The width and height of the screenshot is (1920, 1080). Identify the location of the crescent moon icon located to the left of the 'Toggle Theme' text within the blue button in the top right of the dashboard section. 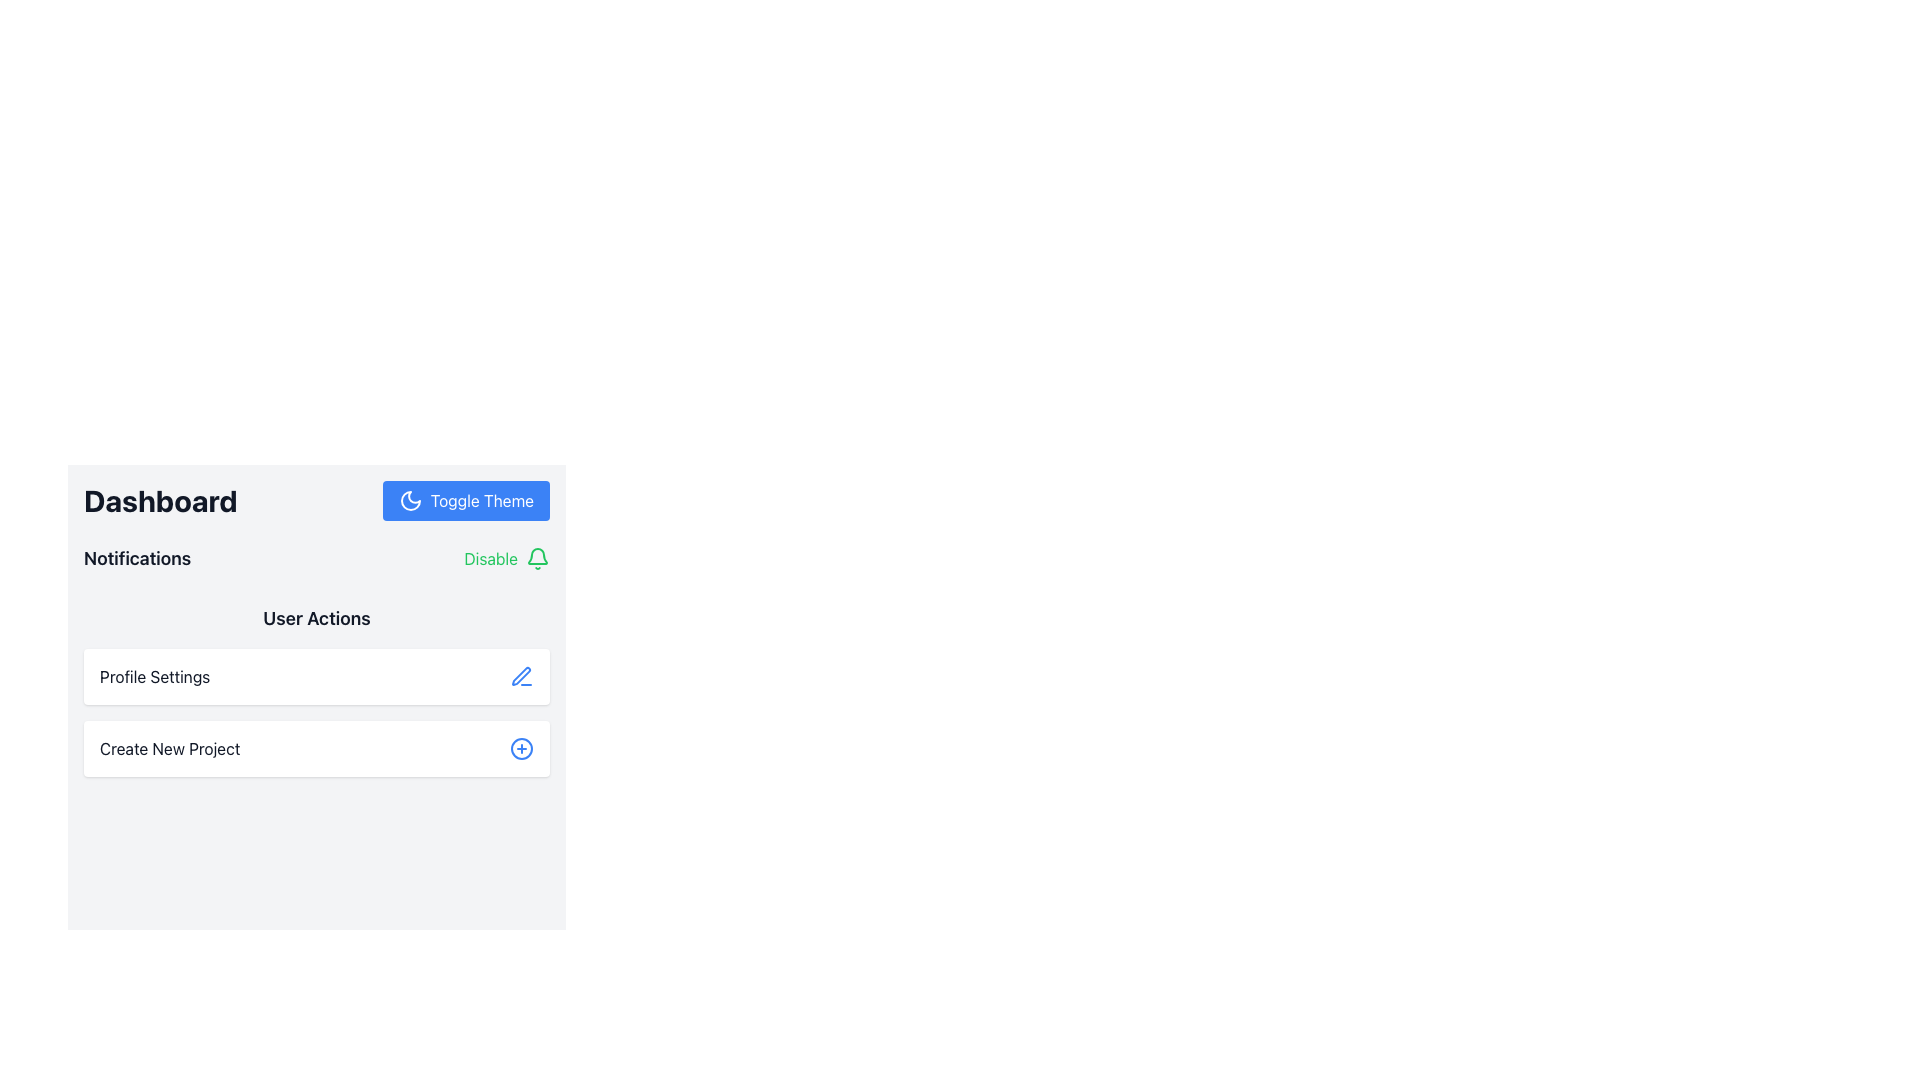
(409, 500).